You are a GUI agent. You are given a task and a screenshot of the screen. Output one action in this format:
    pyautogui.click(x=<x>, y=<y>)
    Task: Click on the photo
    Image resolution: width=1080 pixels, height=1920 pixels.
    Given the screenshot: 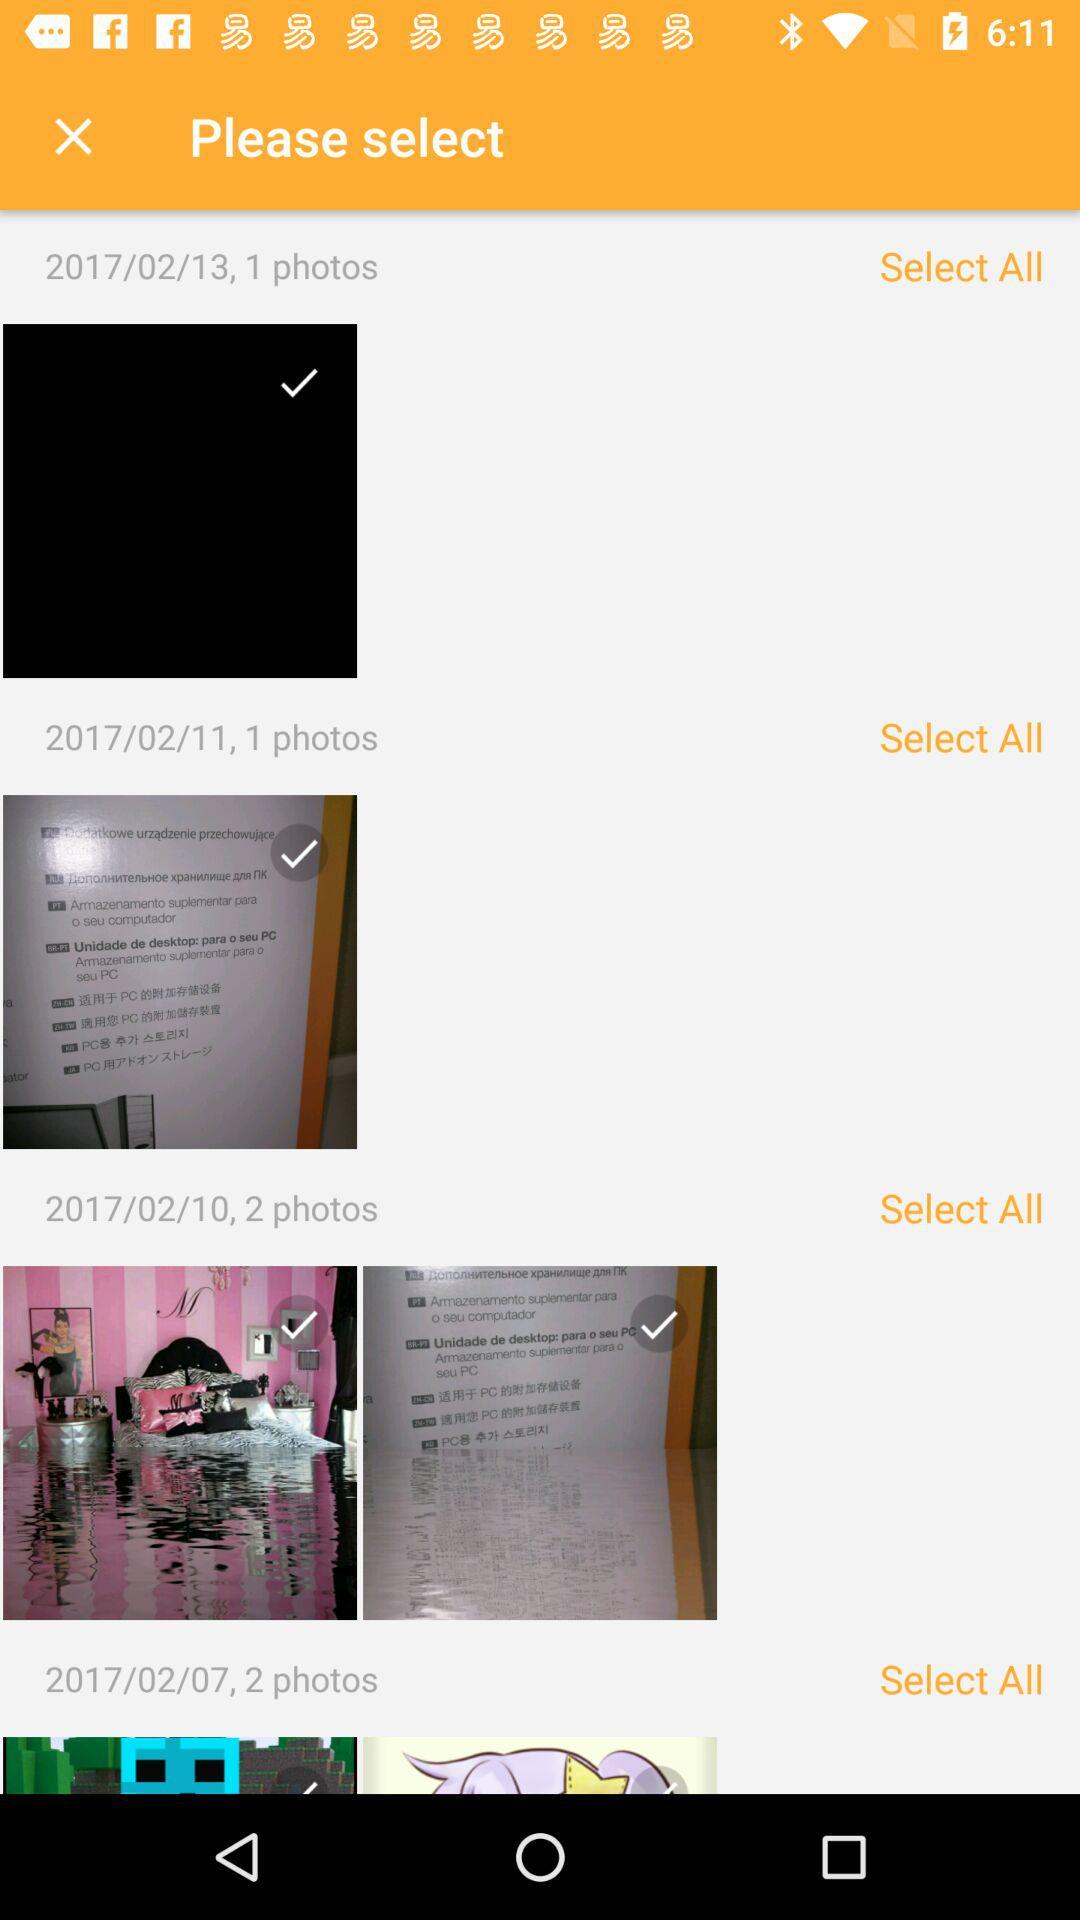 What is the action you would take?
    pyautogui.click(x=540, y=1765)
    